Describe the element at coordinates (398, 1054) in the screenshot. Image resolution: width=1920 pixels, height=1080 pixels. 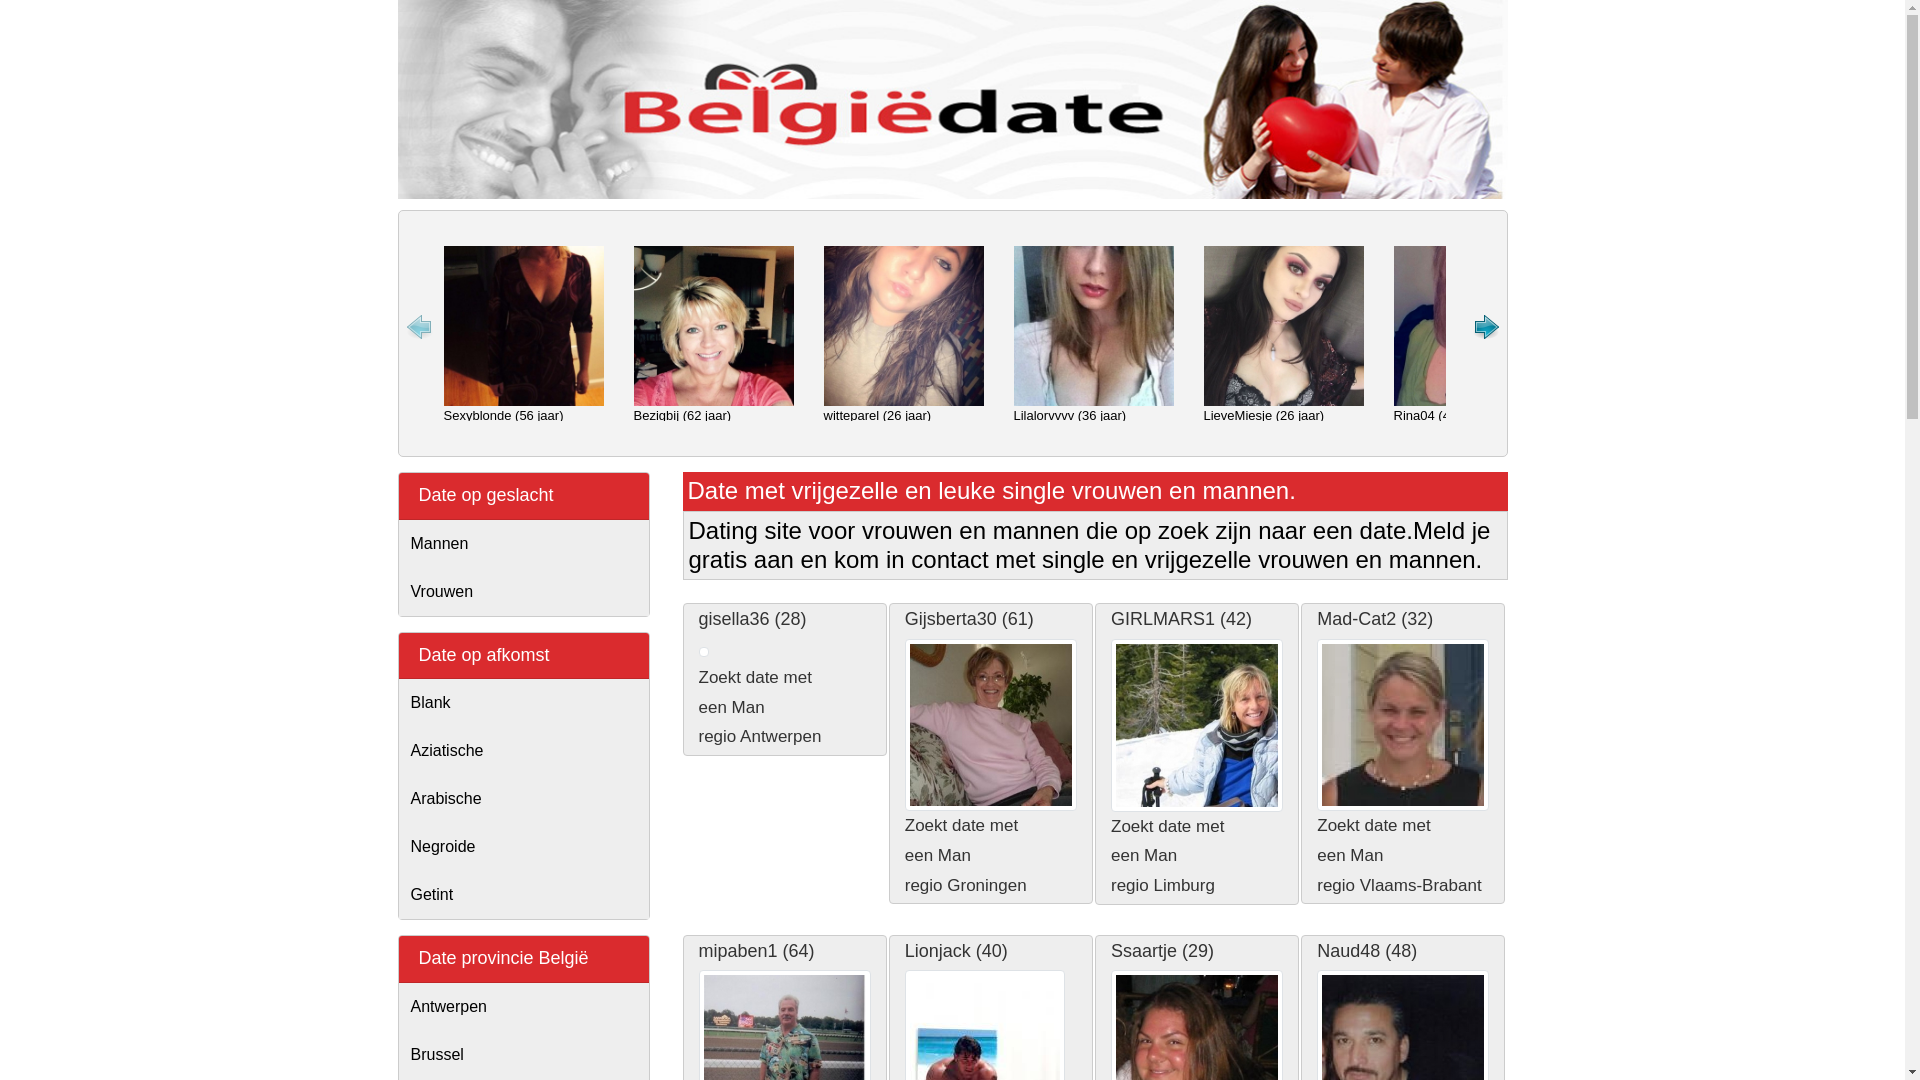
I see `'Brussel'` at that location.